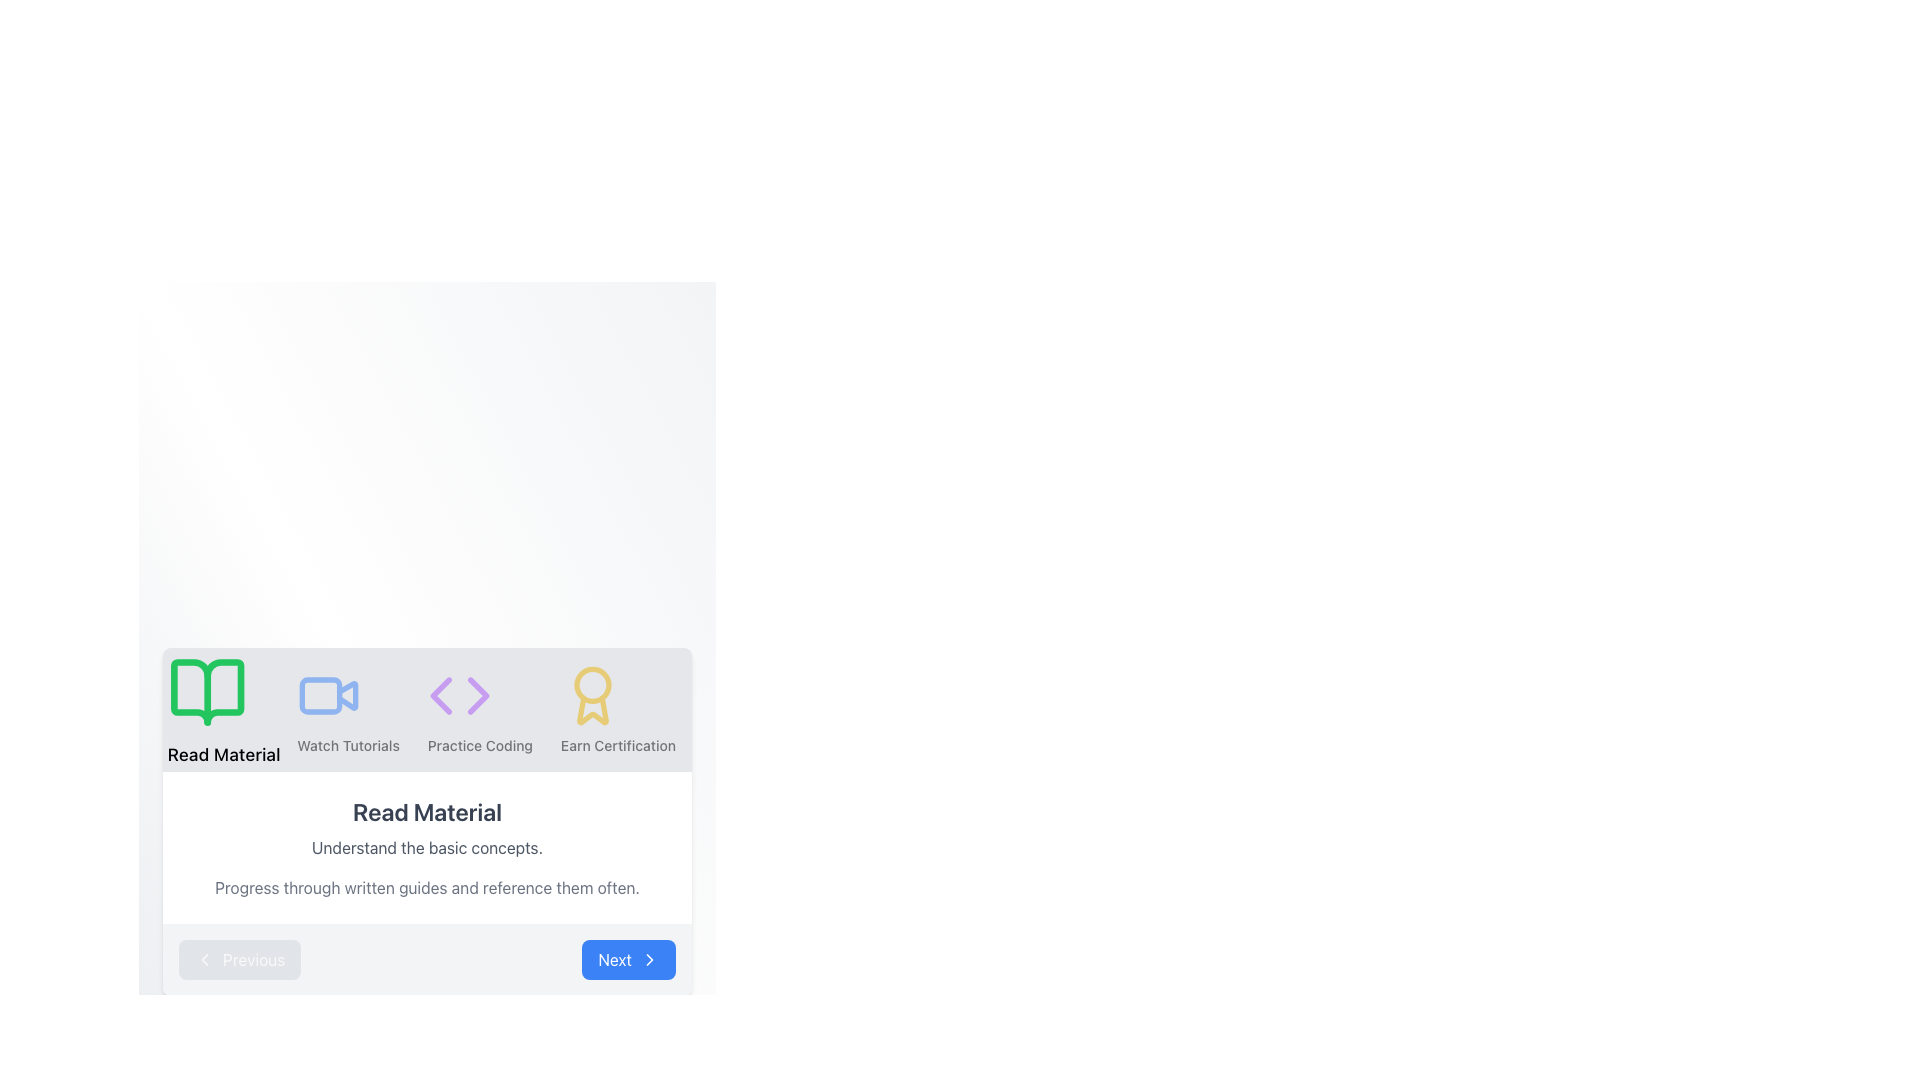  Describe the element at coordinates (348, 745) in the screenshot. I see `the 'Watch Tutorials' text label, which serves as a descriptive label for the associated button above it, located below a video icon and between 'Read Material' and 'Practice Coding'` at that location.